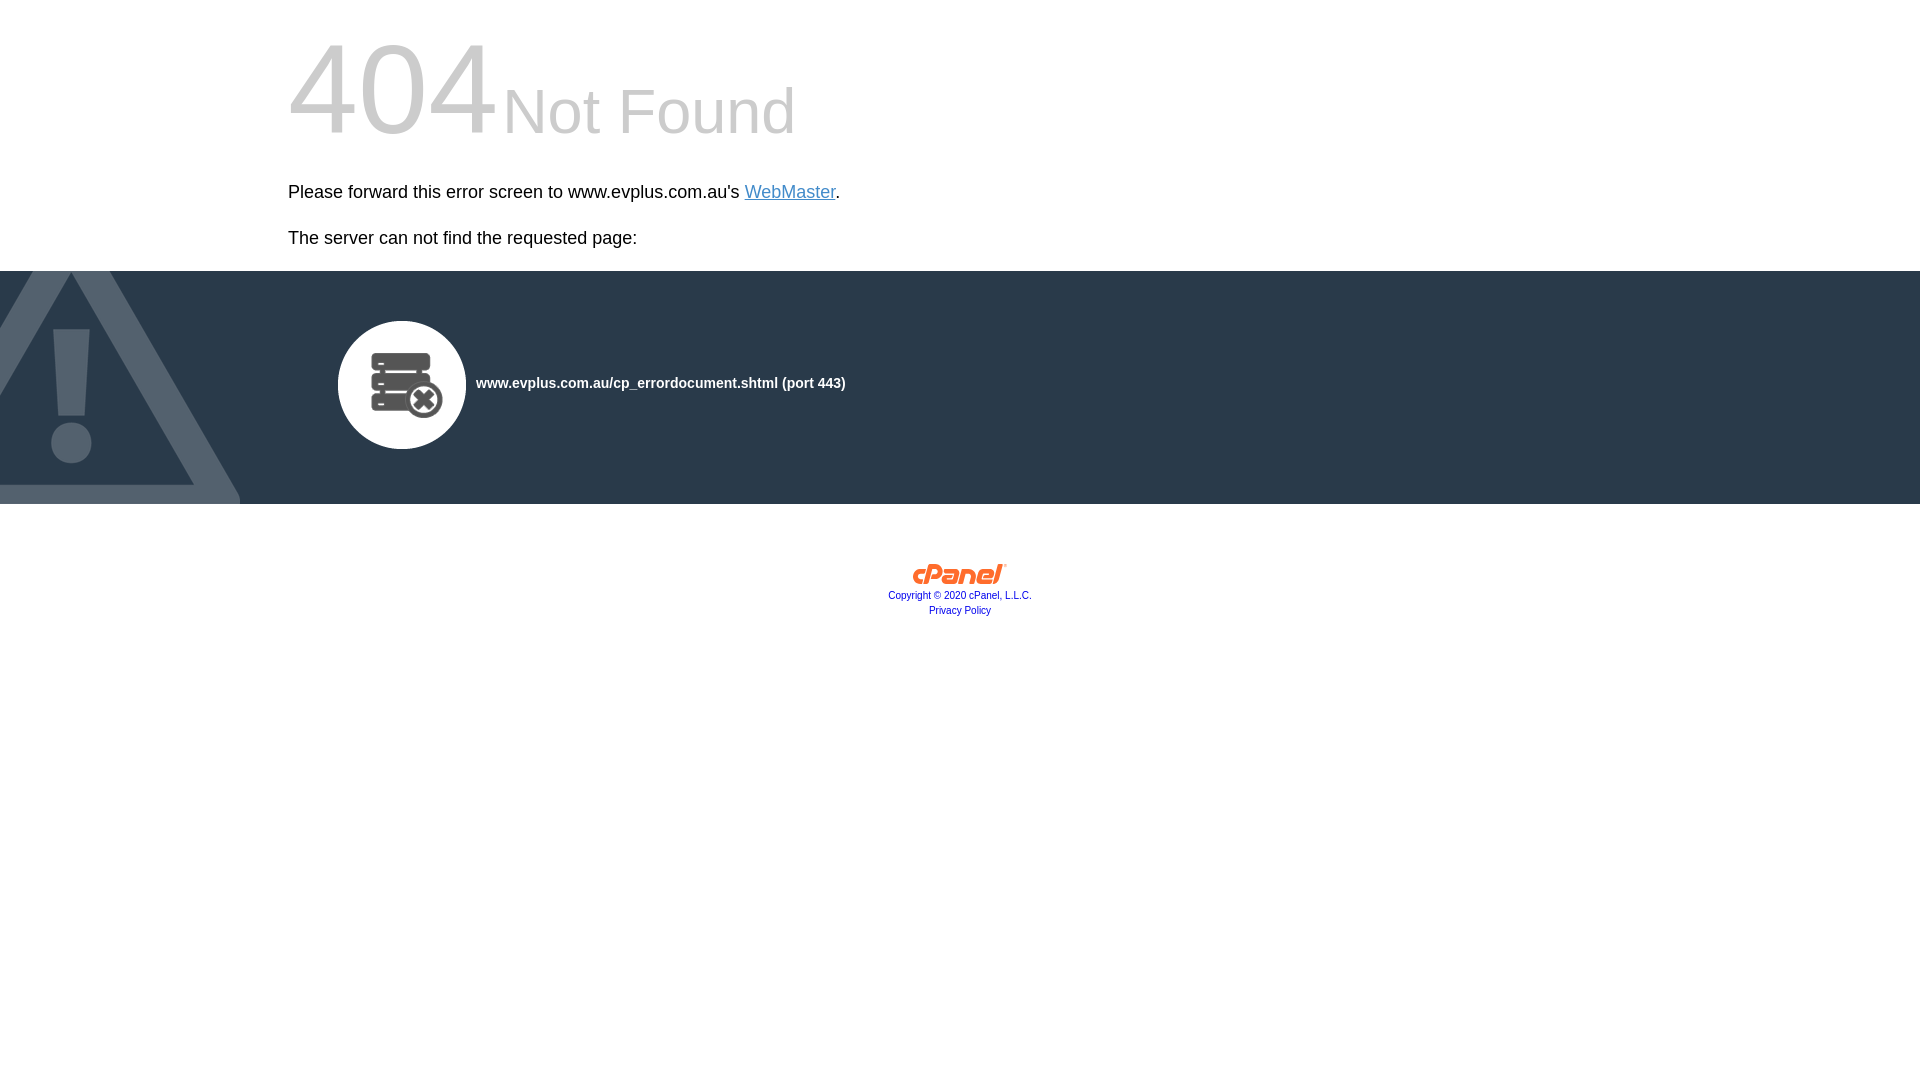  What do you see at coordinates (928, 609) in the screenshot?
I see `'Privacy Policy'` at bounding box center [928, 609].